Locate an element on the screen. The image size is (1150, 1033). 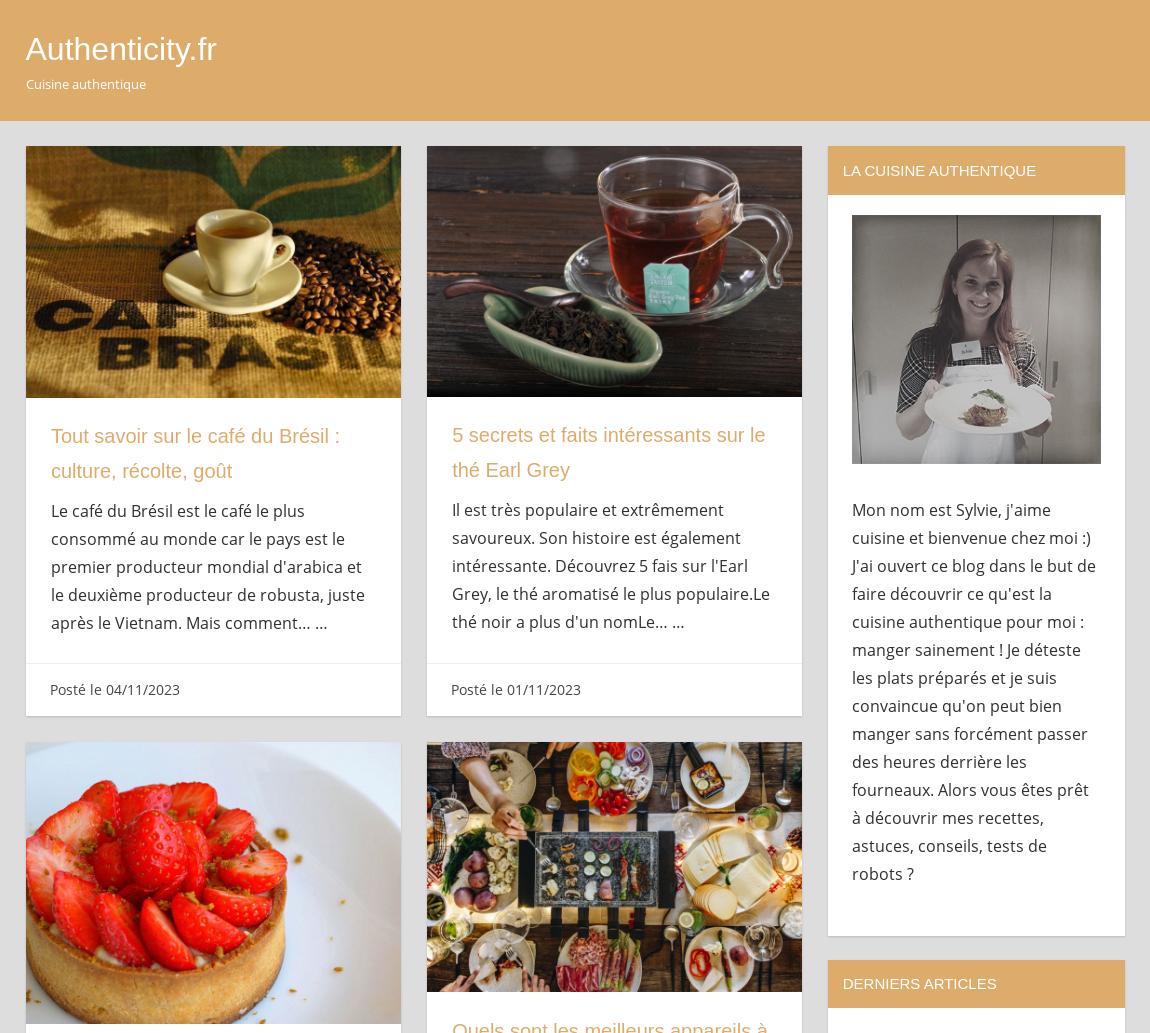
'Cuisine authentique' is located at coordinates (83, 83).